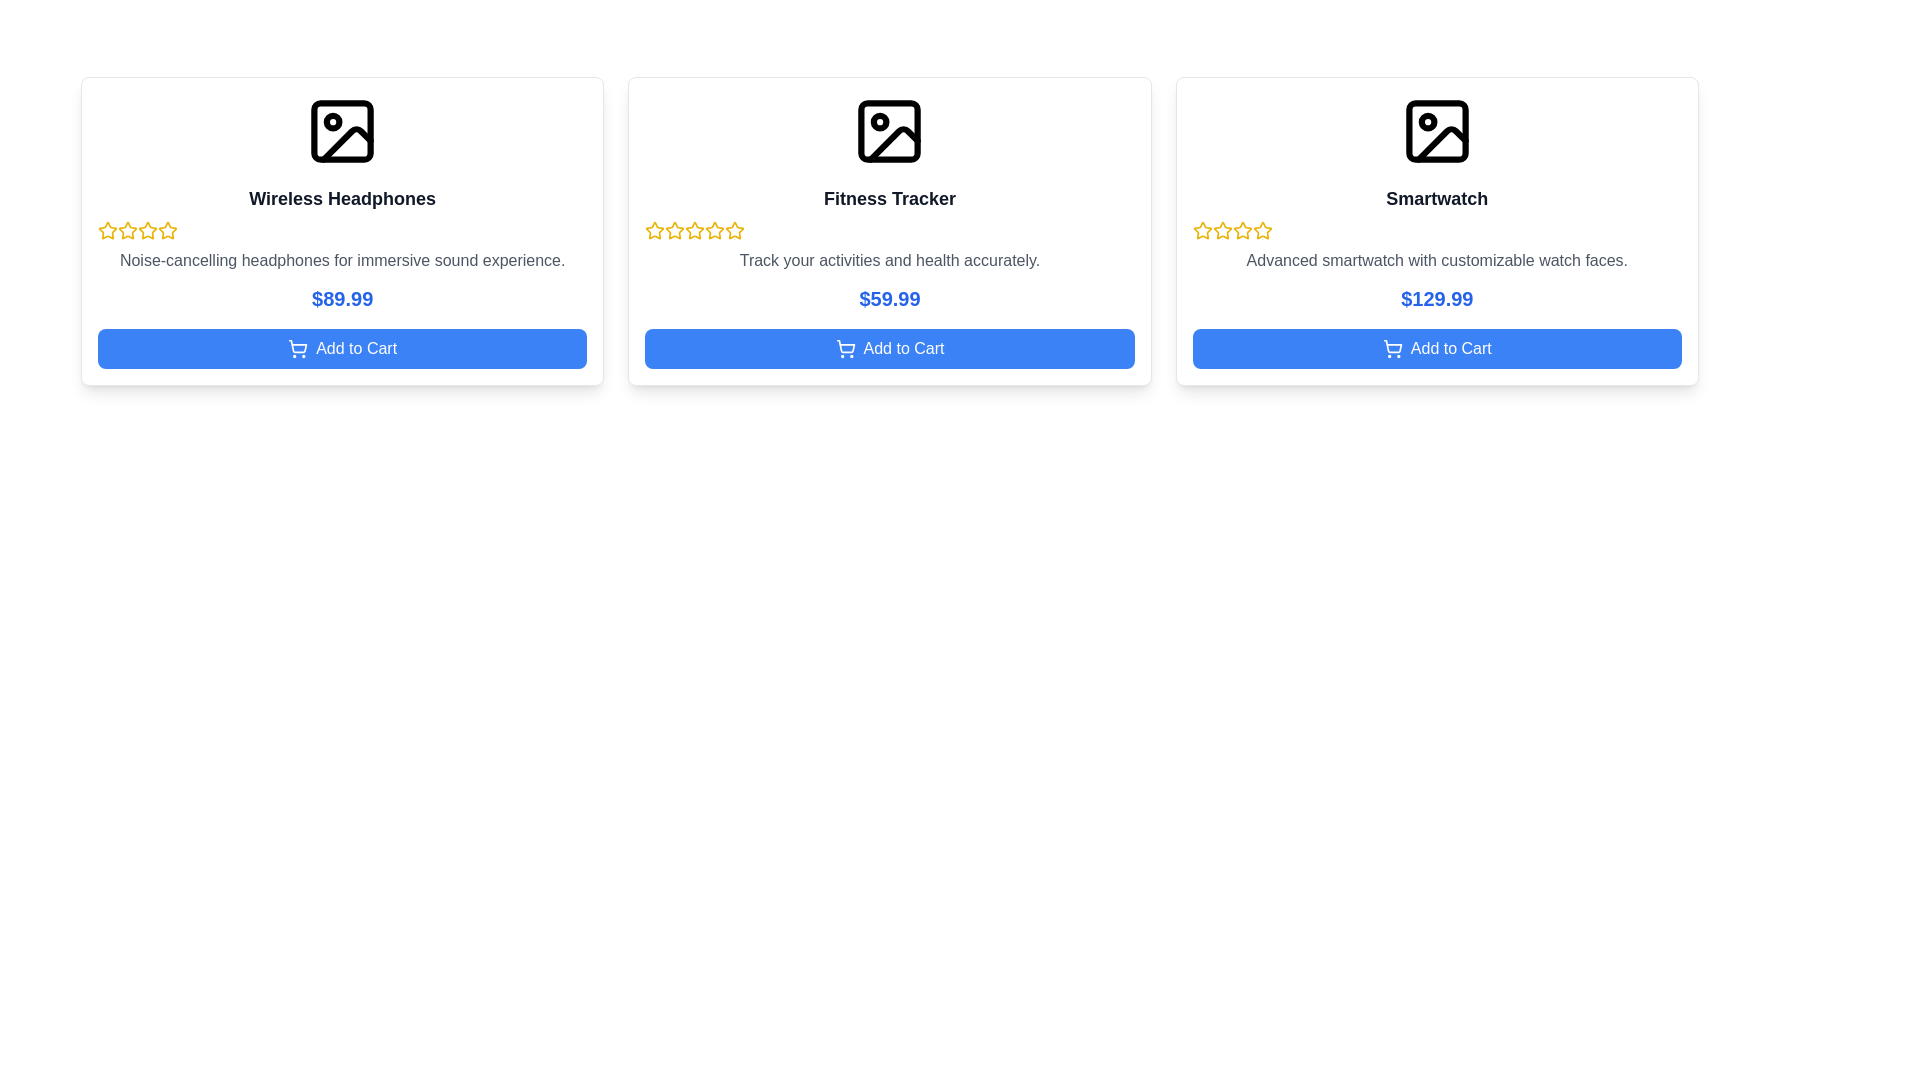 The width and height of the screenshot is (1920, 1080). What do you see at coordinates (147, 229) in the screenshot?
I see `the second yellow outlined star icon in the rating system under the 'Wireless Headphones' section to provide a rating` at bounding box center [147, 229].